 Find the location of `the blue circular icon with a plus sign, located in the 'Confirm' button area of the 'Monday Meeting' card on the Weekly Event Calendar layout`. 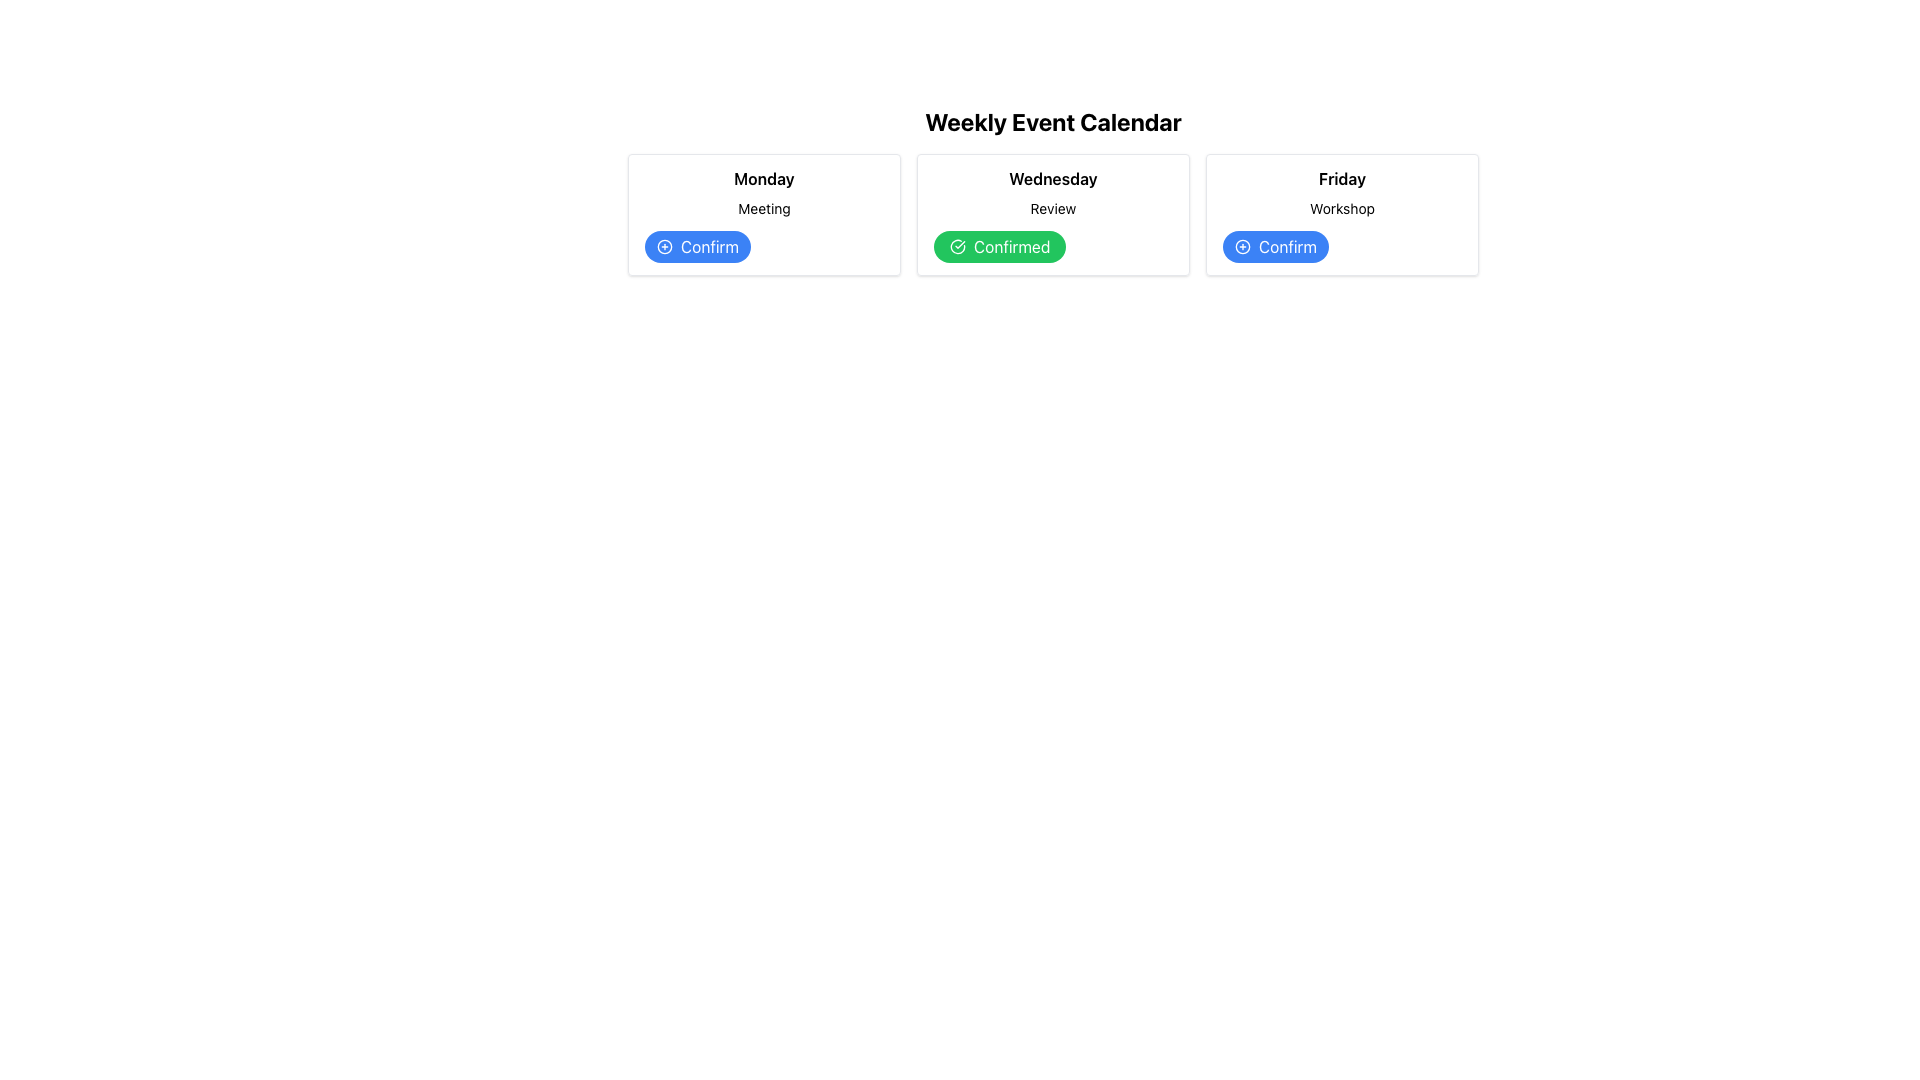

the blue circular icon with a plus sign, located in the 'Confirm' button area of the 'Monday Meeting' card on the Weekly Event Calendar layout is located at coordinates (665, 245).